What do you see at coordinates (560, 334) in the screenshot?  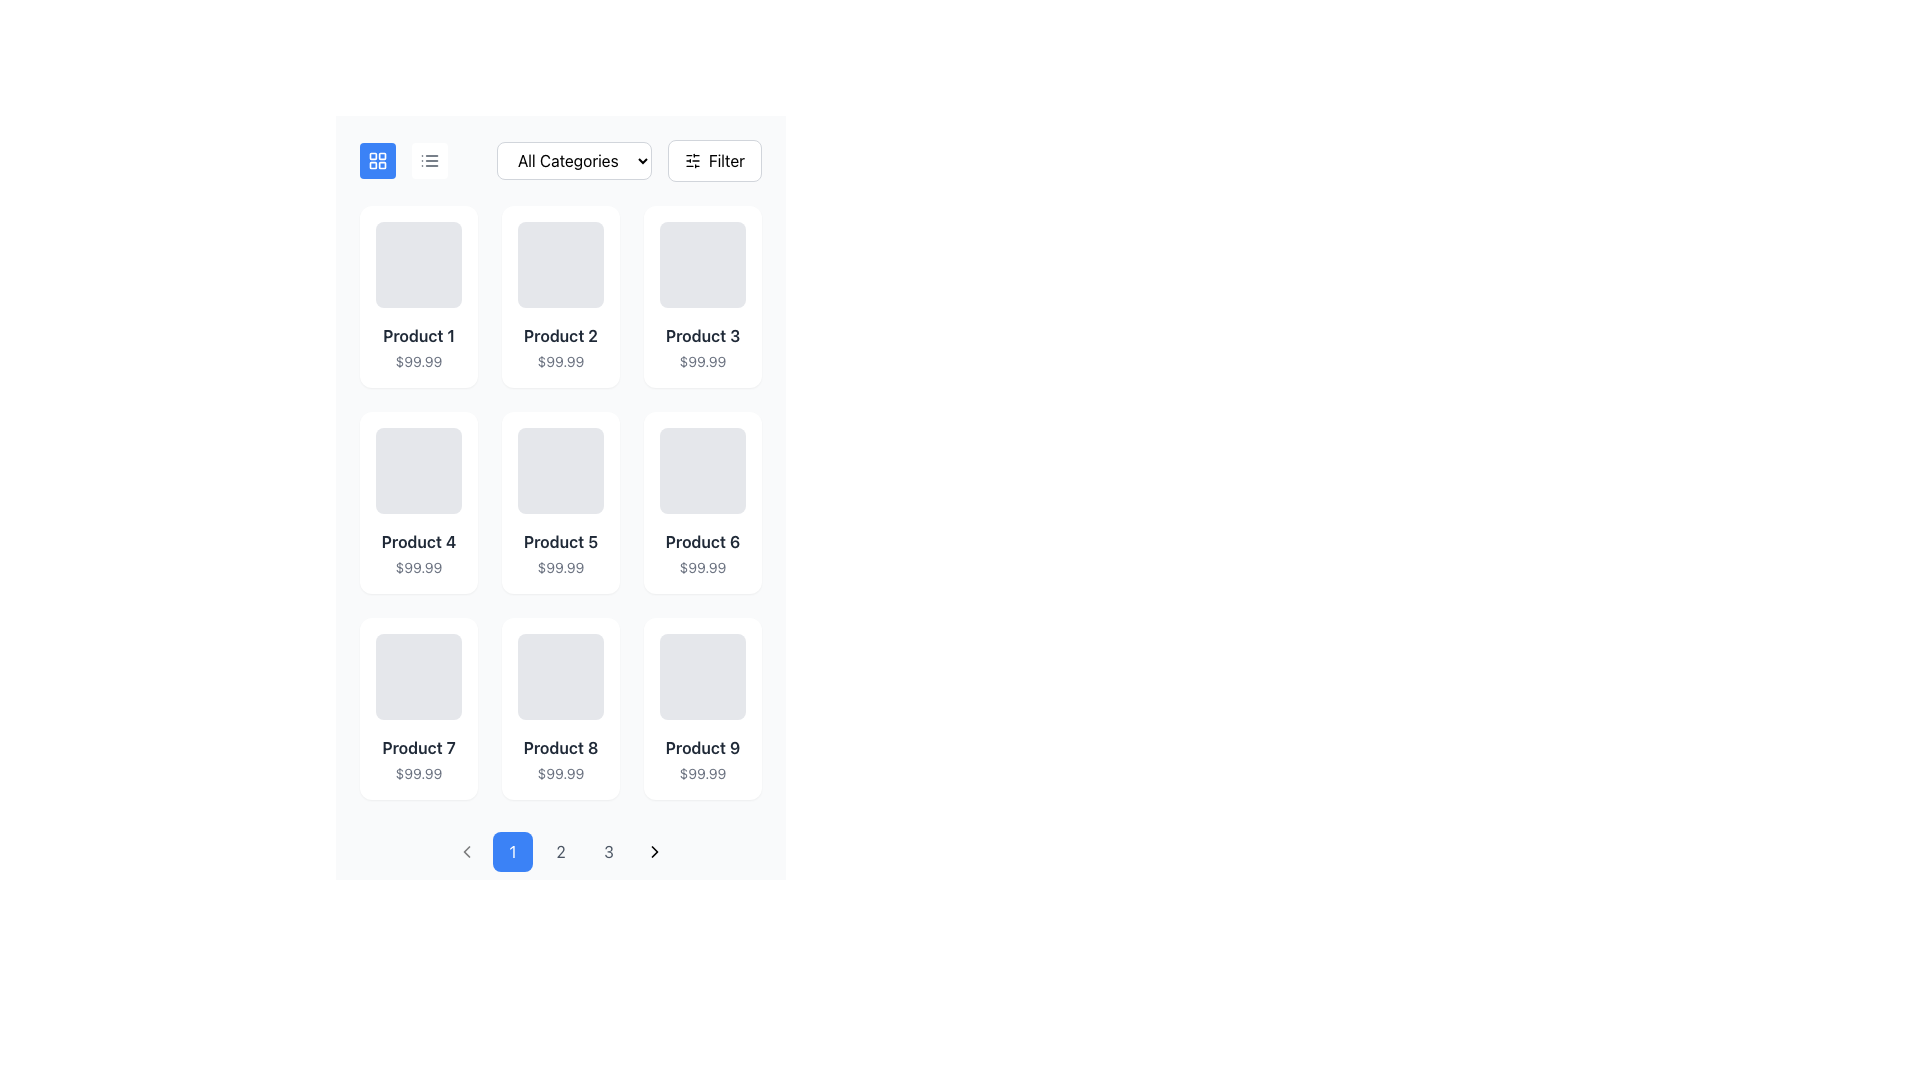 I see `the text label displaying 'Product 2' in bold dark gray font, located above the price label in the second product card of the first row in the product grid` at bounding box center [560, 334].